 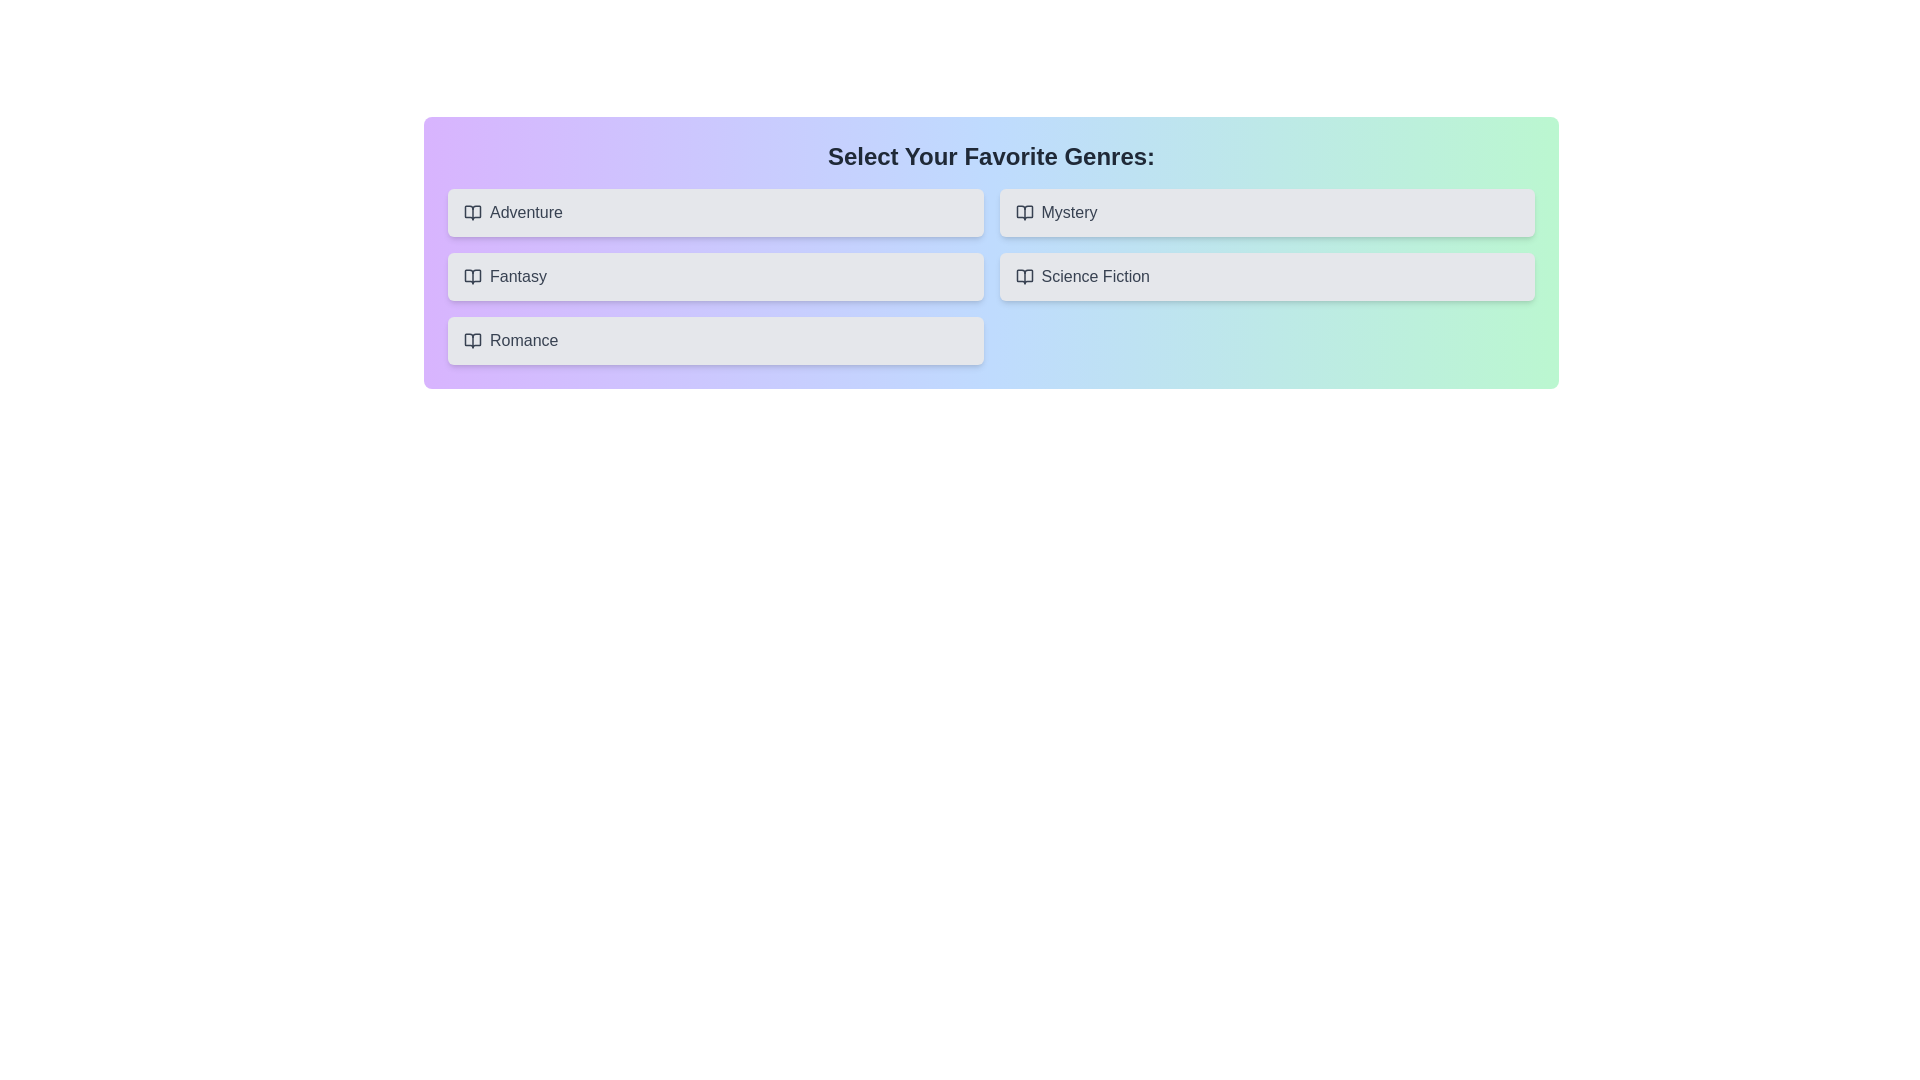 What do you see at coordinates (715, 277) in the screenshot?
I see `the button corresponding to the genre Fantasy` at bounding box center [715, 277].